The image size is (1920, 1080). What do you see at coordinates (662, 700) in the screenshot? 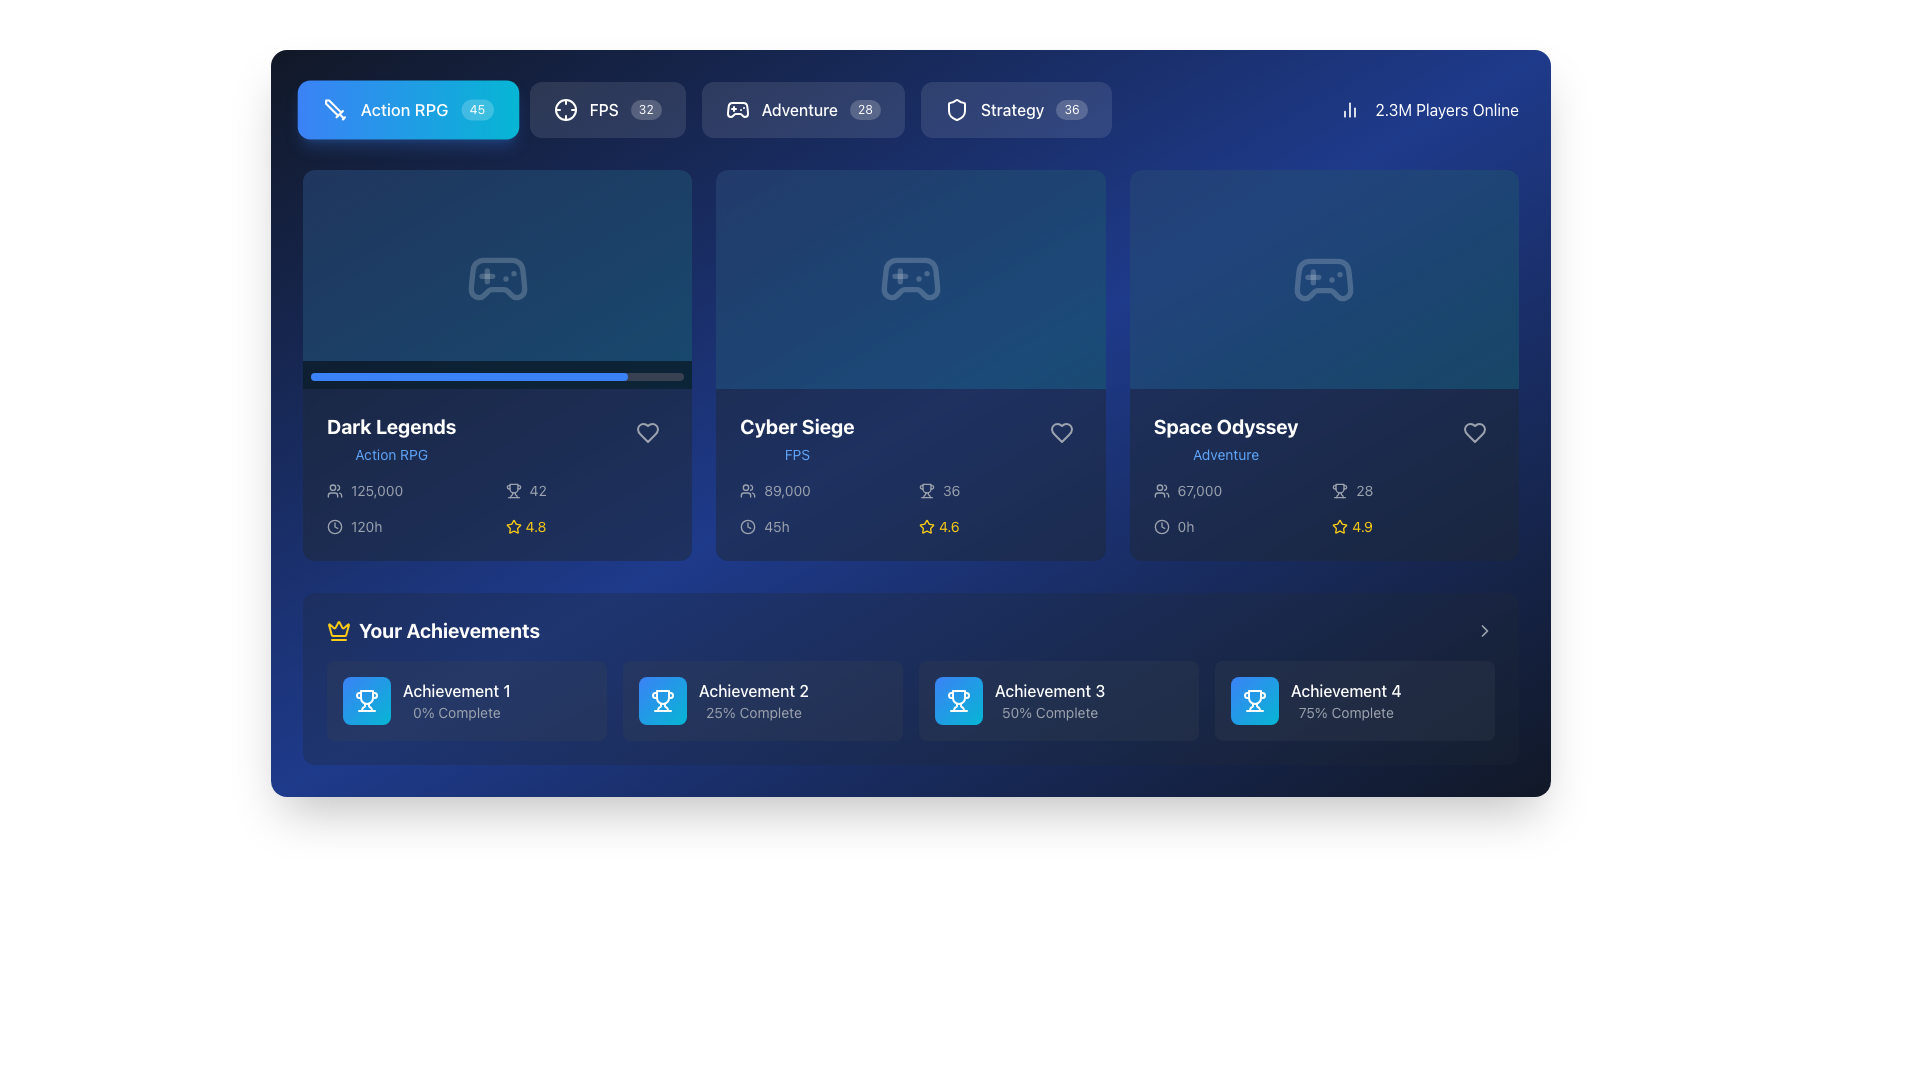
I see `the achievement icon representing 'Achievement 2' located in the 'Your Achievements' section, positioned centrally within its rounded rectangular card` at bounding box center [662, 700].